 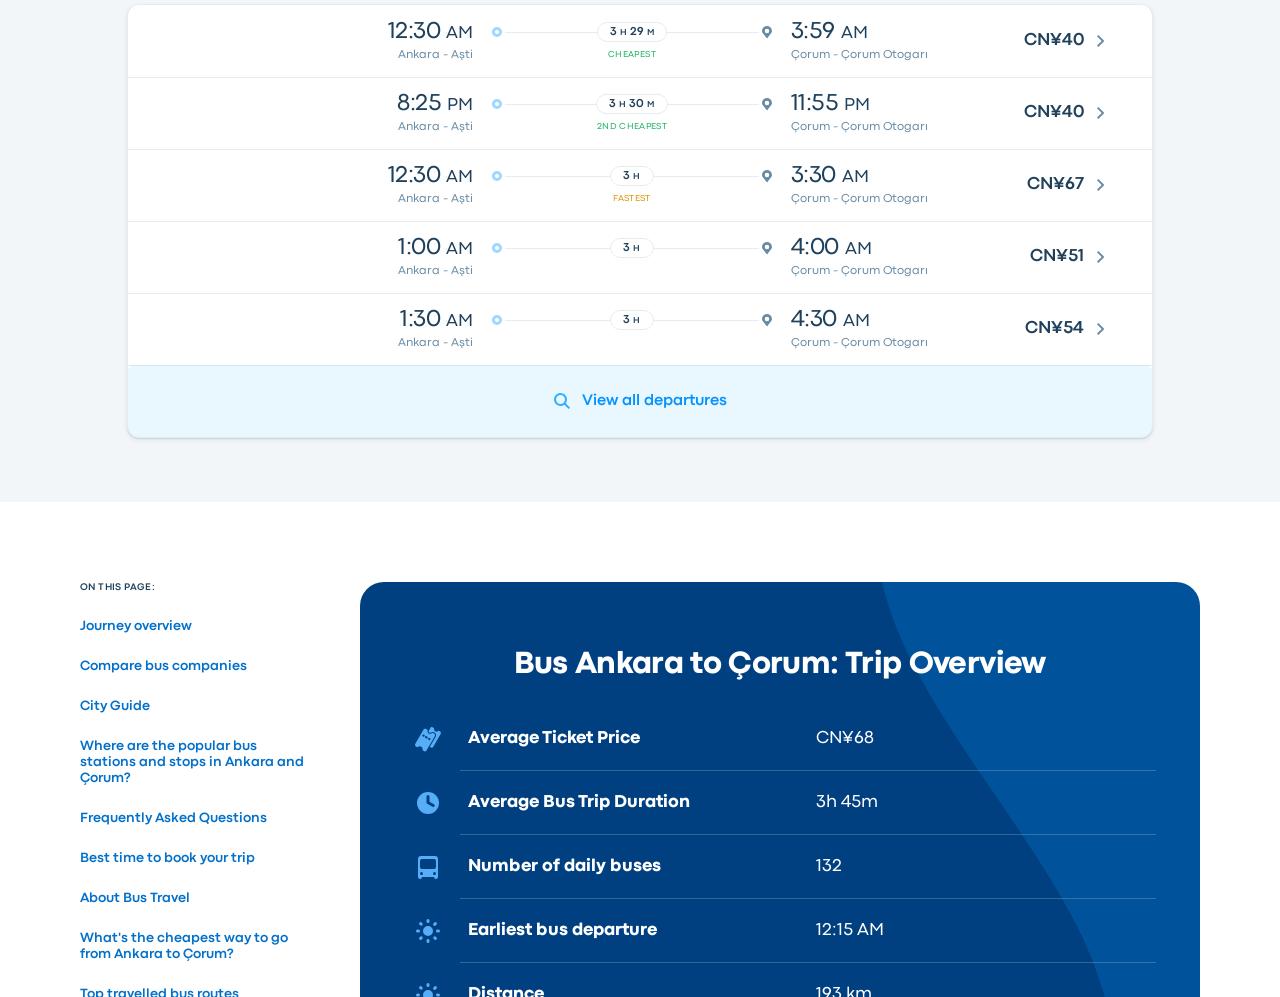 I want to click on 'What's the cheapest way to go from Ankara to Çorum?', so click(x=80, y=944).